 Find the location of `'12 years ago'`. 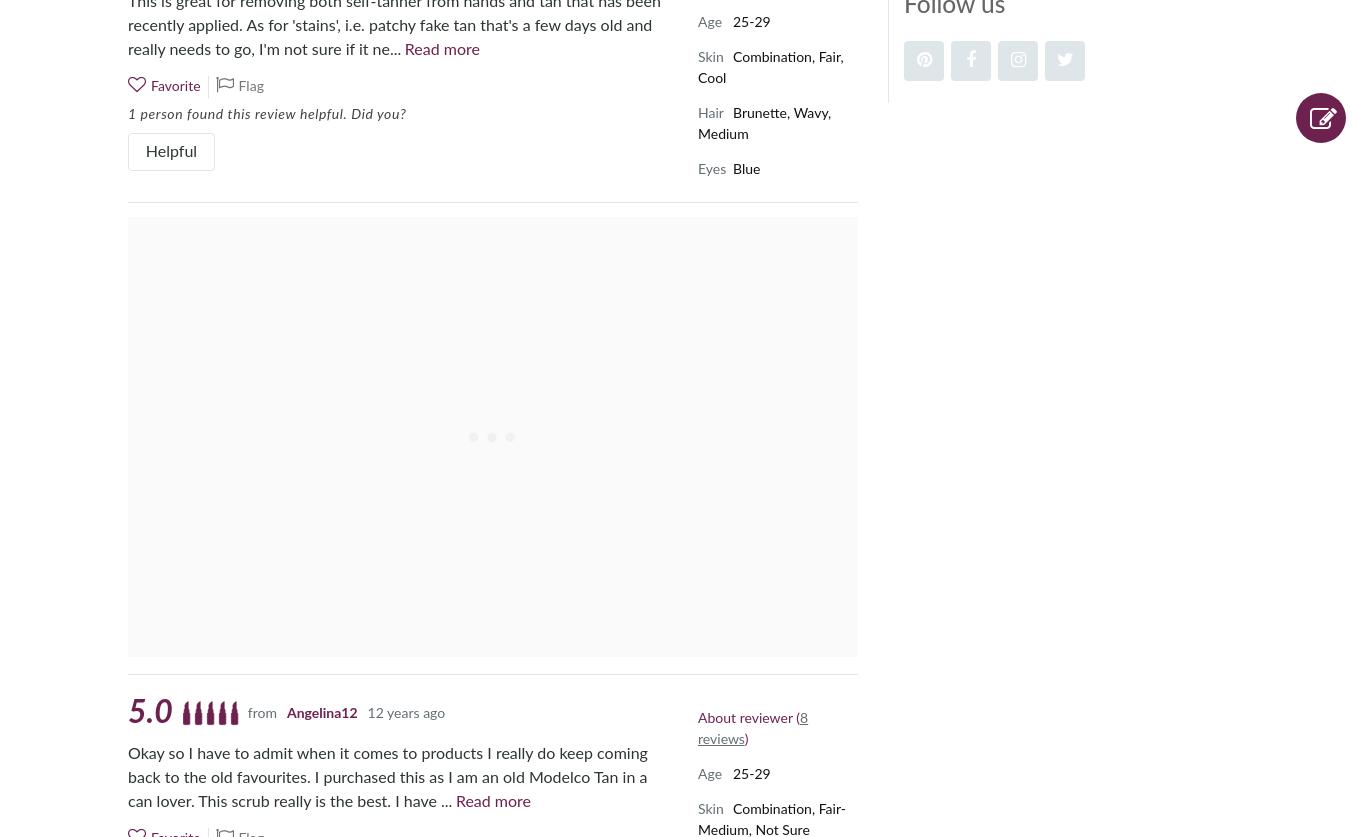

'12 years ago' is located at coordinates (404, 712).